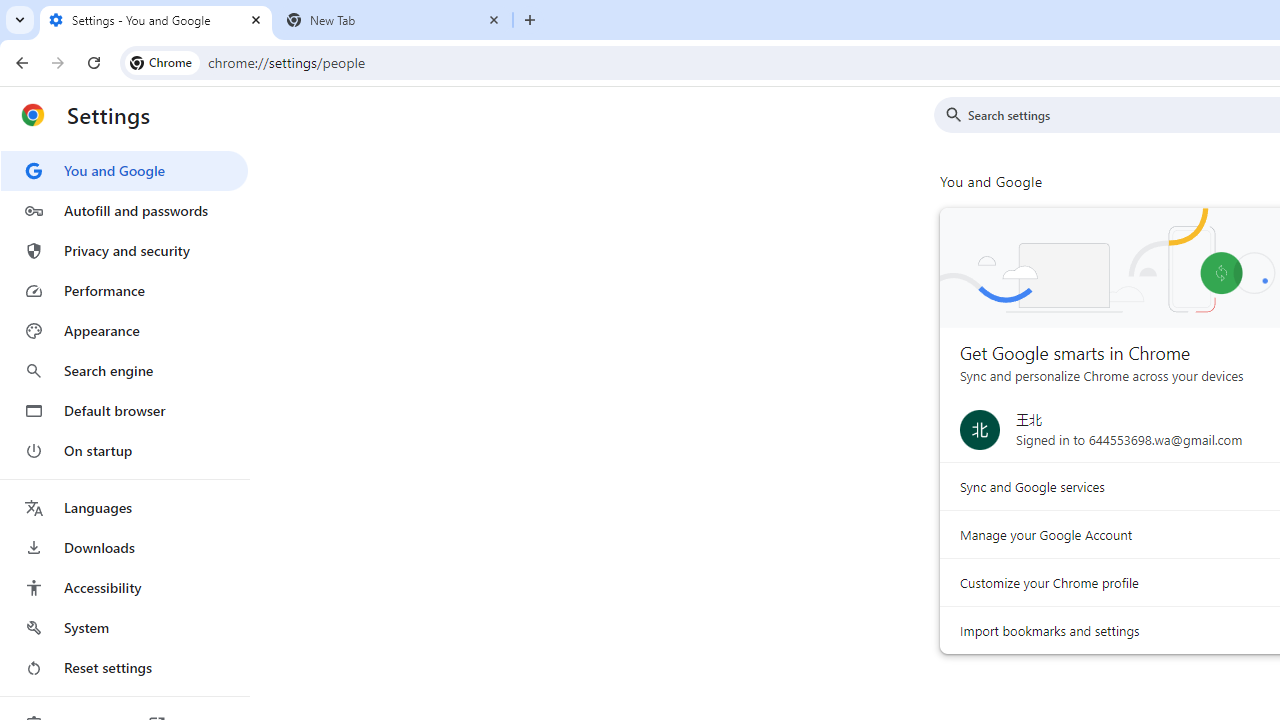 The image size is (1280, 720). I want to click on 'Default browser', so click(123, 410).